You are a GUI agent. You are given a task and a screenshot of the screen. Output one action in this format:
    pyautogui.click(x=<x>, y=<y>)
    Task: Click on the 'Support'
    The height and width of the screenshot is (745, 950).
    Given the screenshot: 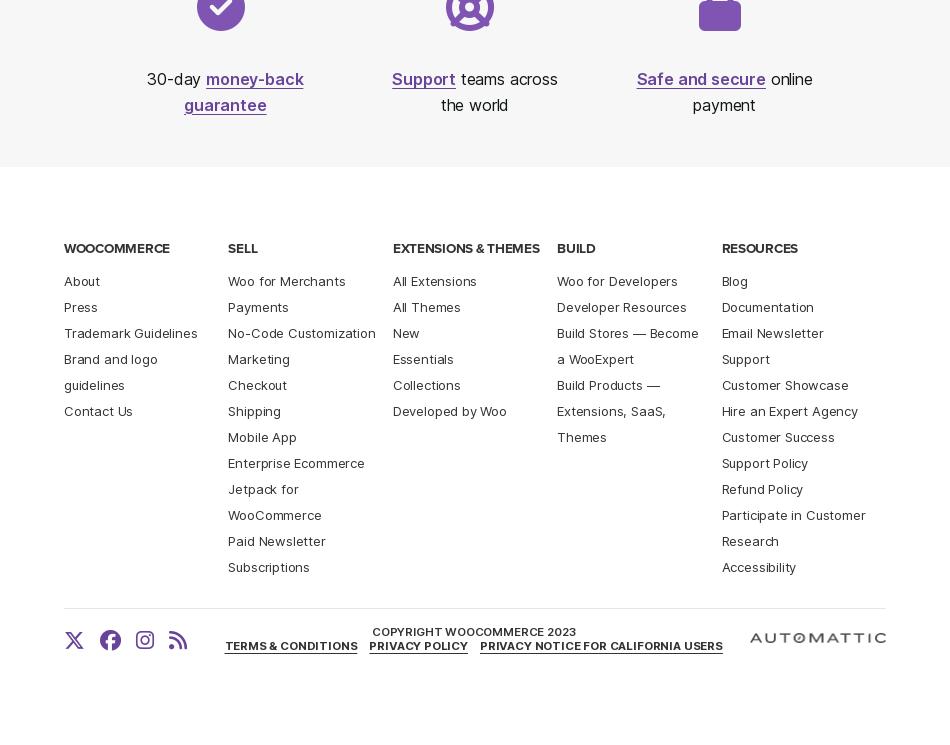 What is the action you would take?
    pyautogui.click(x=422, y=78)
    